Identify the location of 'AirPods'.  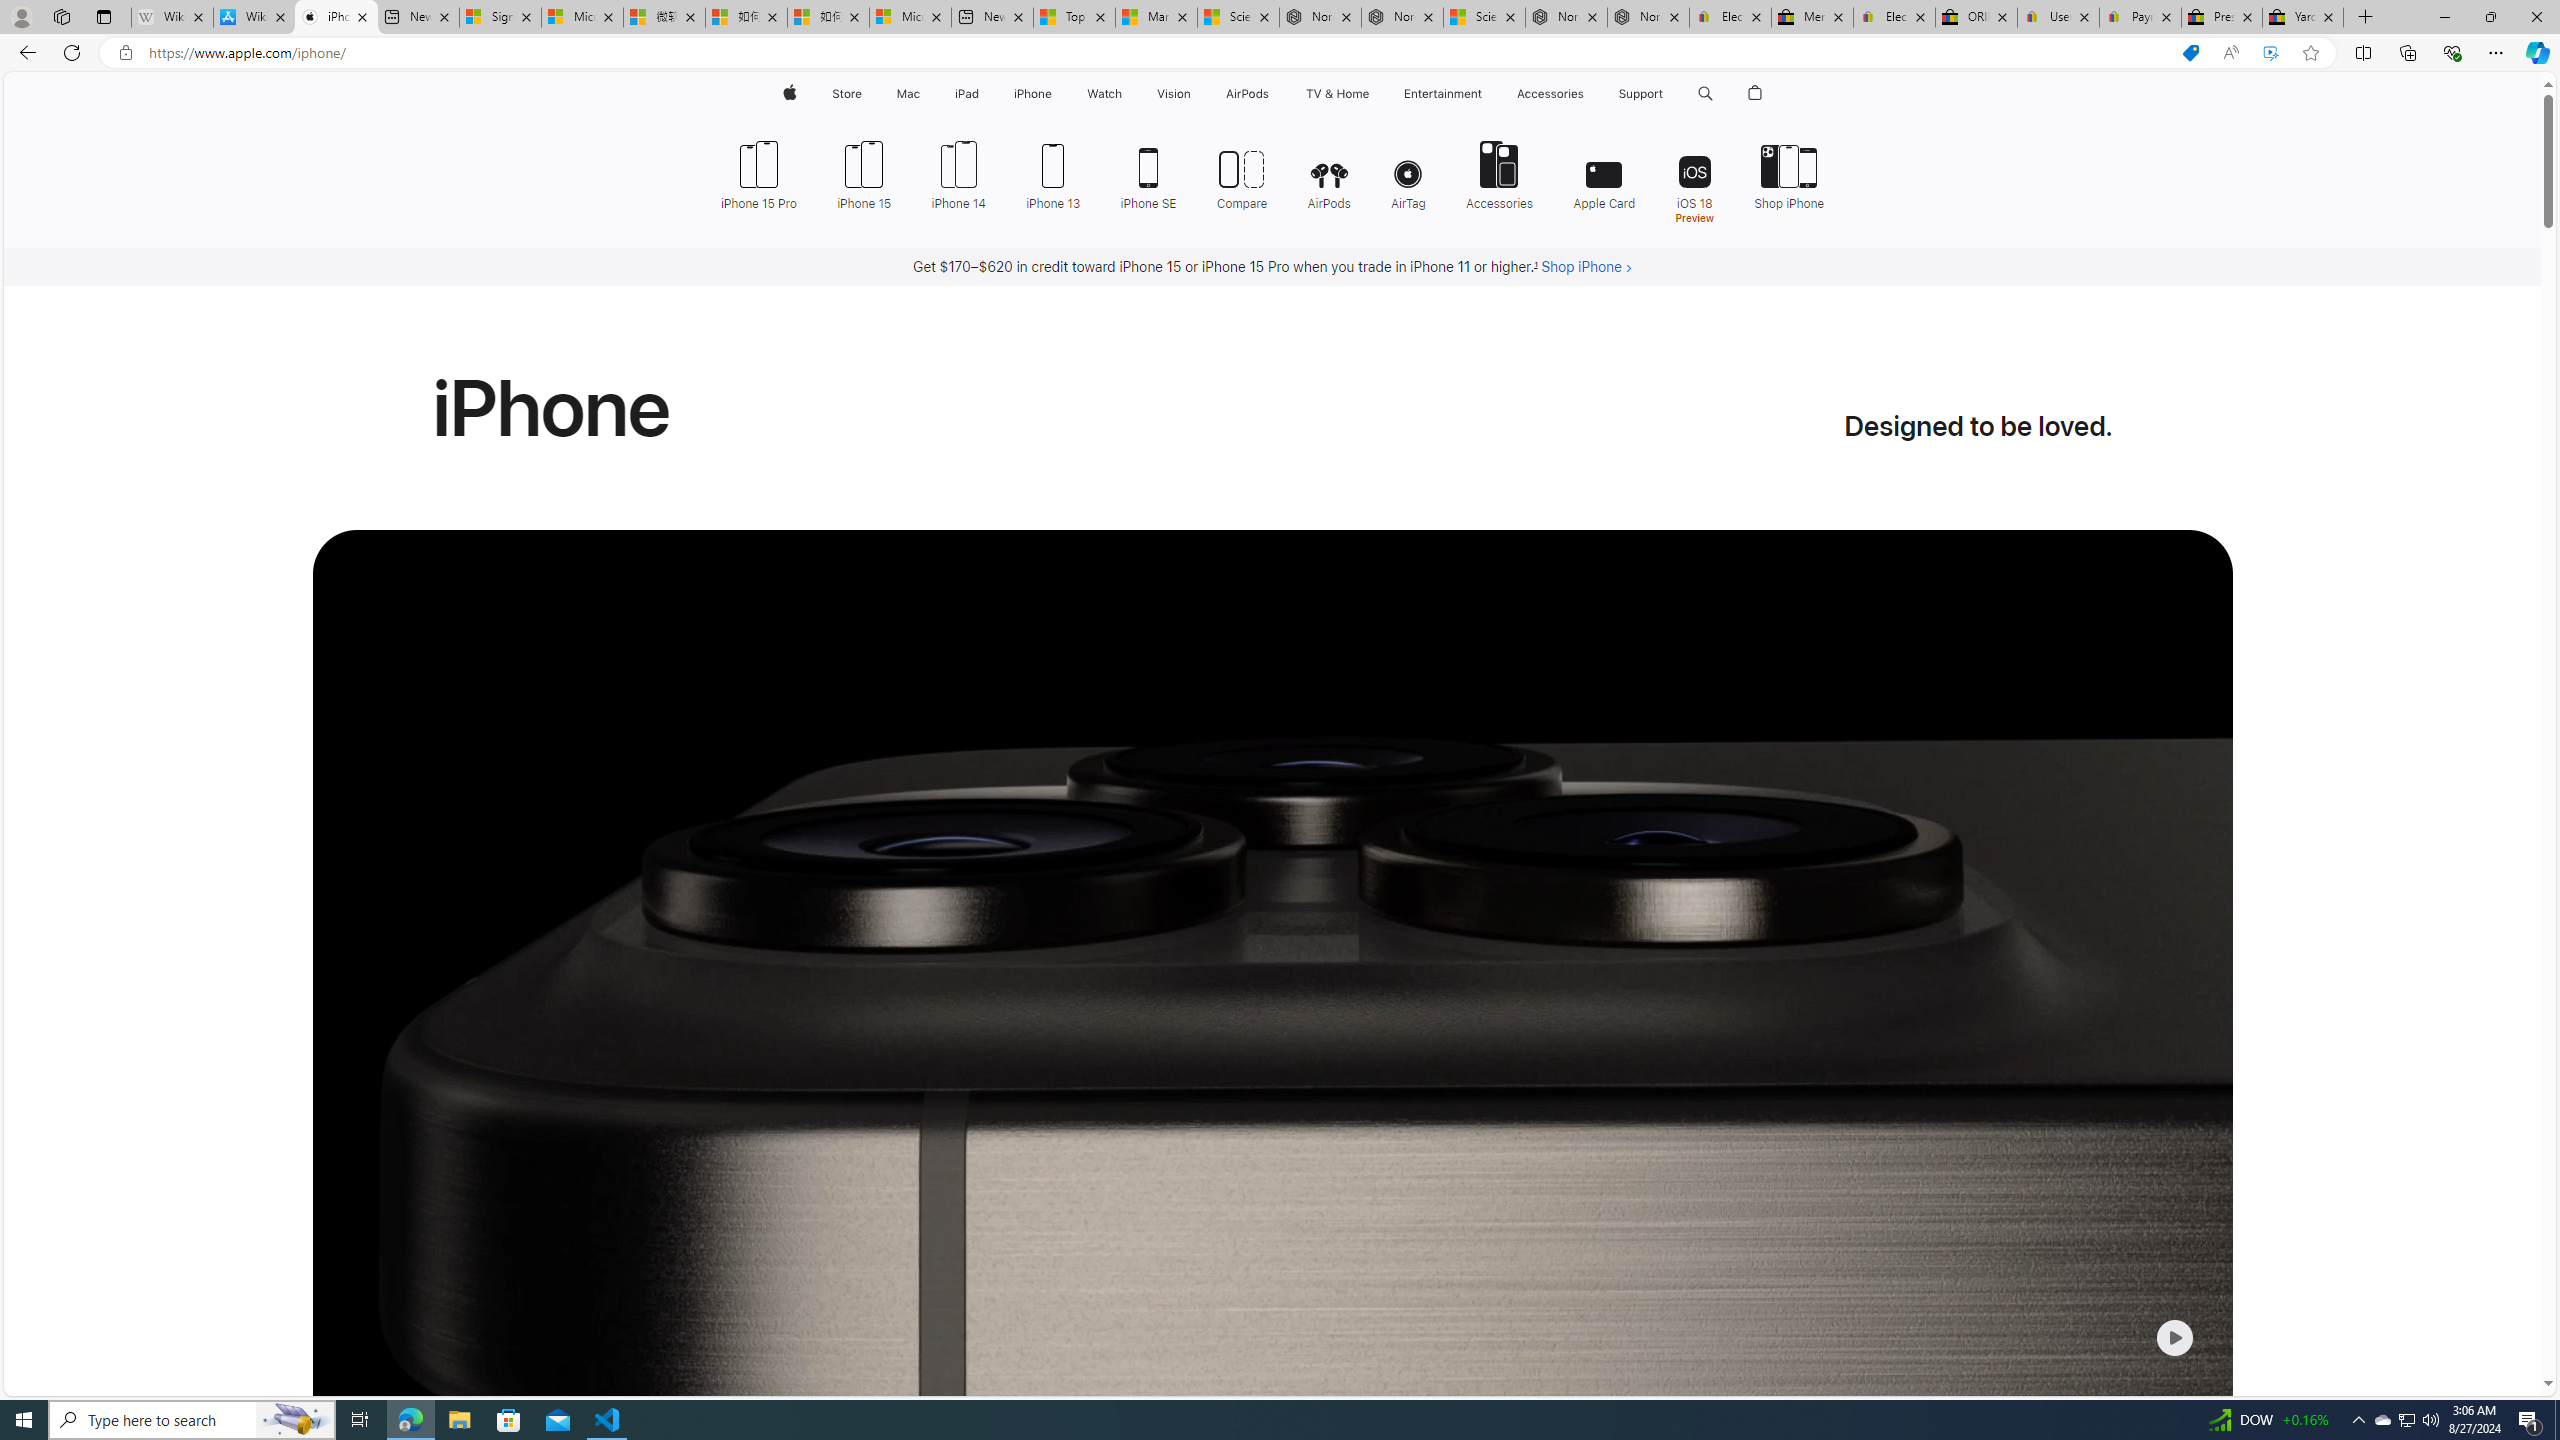
(1328, 172).